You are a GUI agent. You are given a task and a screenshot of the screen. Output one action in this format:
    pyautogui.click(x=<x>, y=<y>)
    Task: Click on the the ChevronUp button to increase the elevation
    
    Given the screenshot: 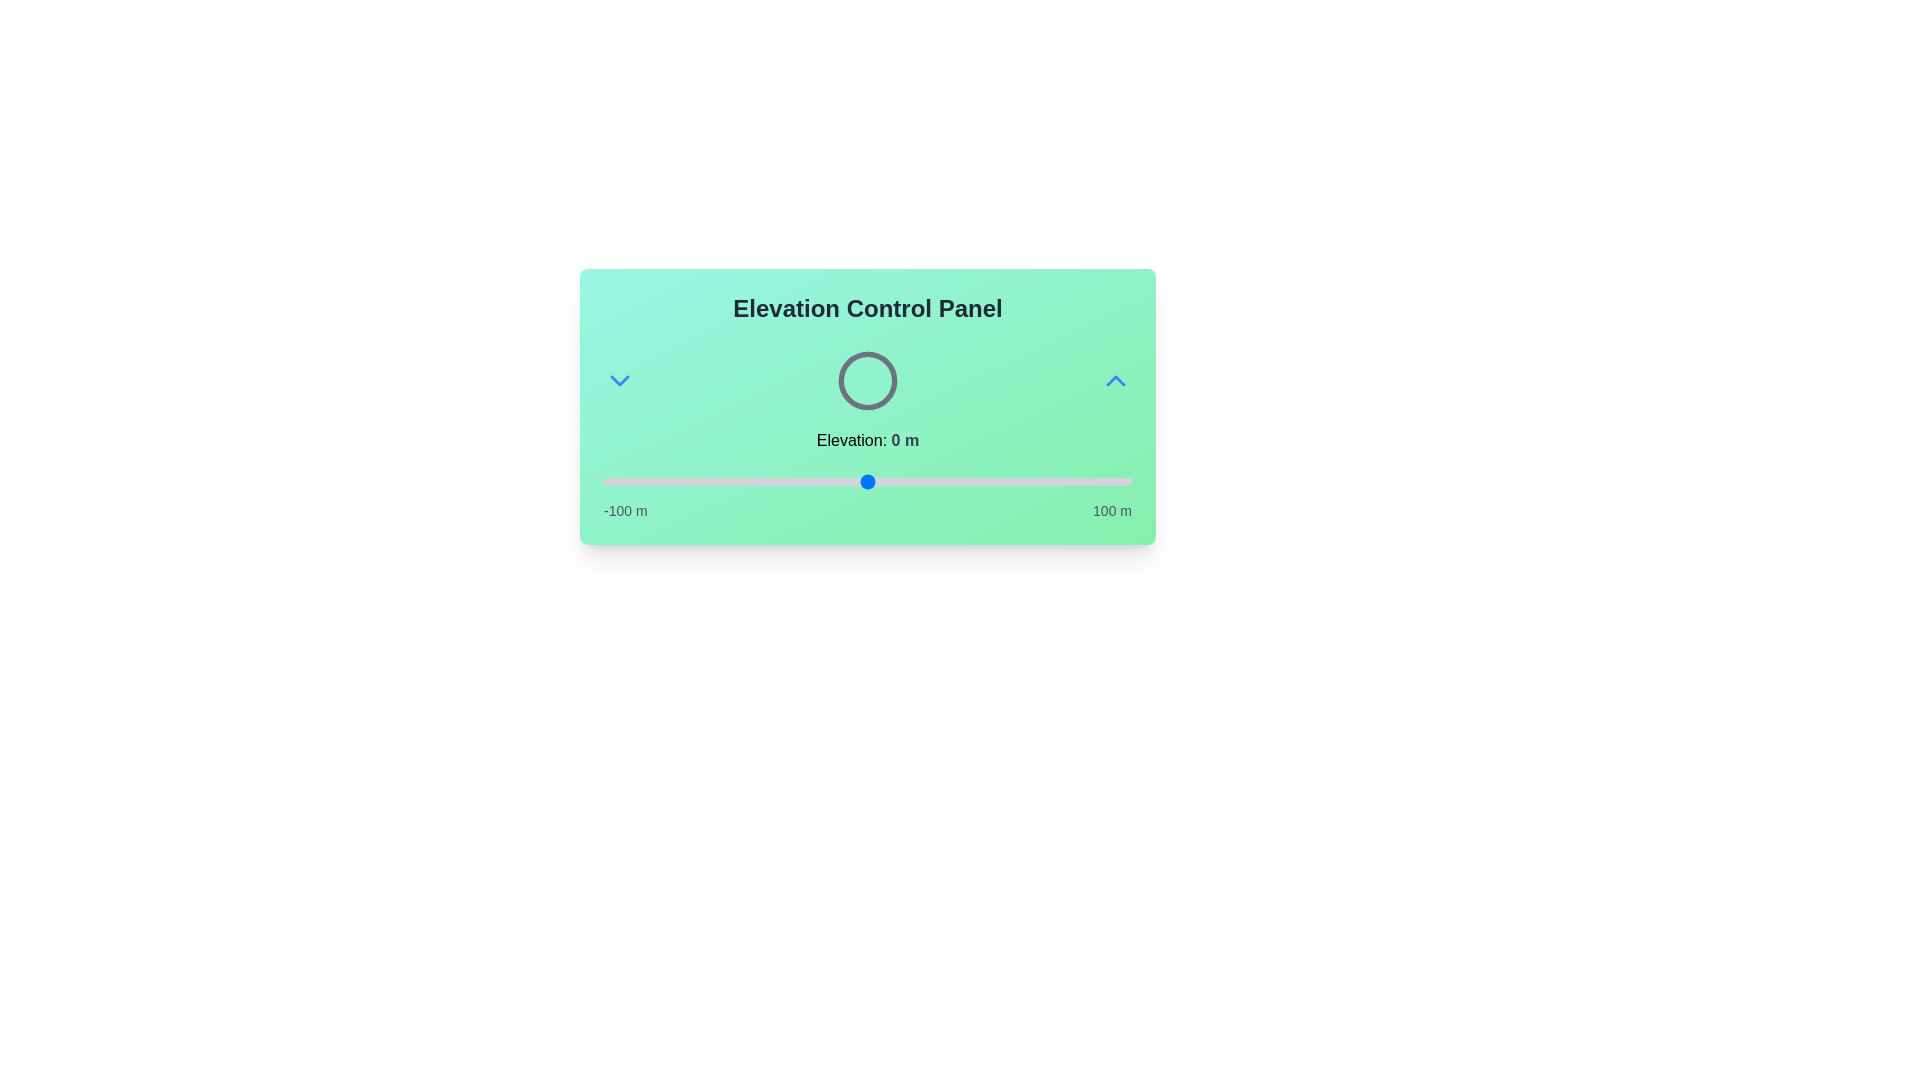 What is the action you would take?
    pyautogui.click(x=1115, y=381)
    